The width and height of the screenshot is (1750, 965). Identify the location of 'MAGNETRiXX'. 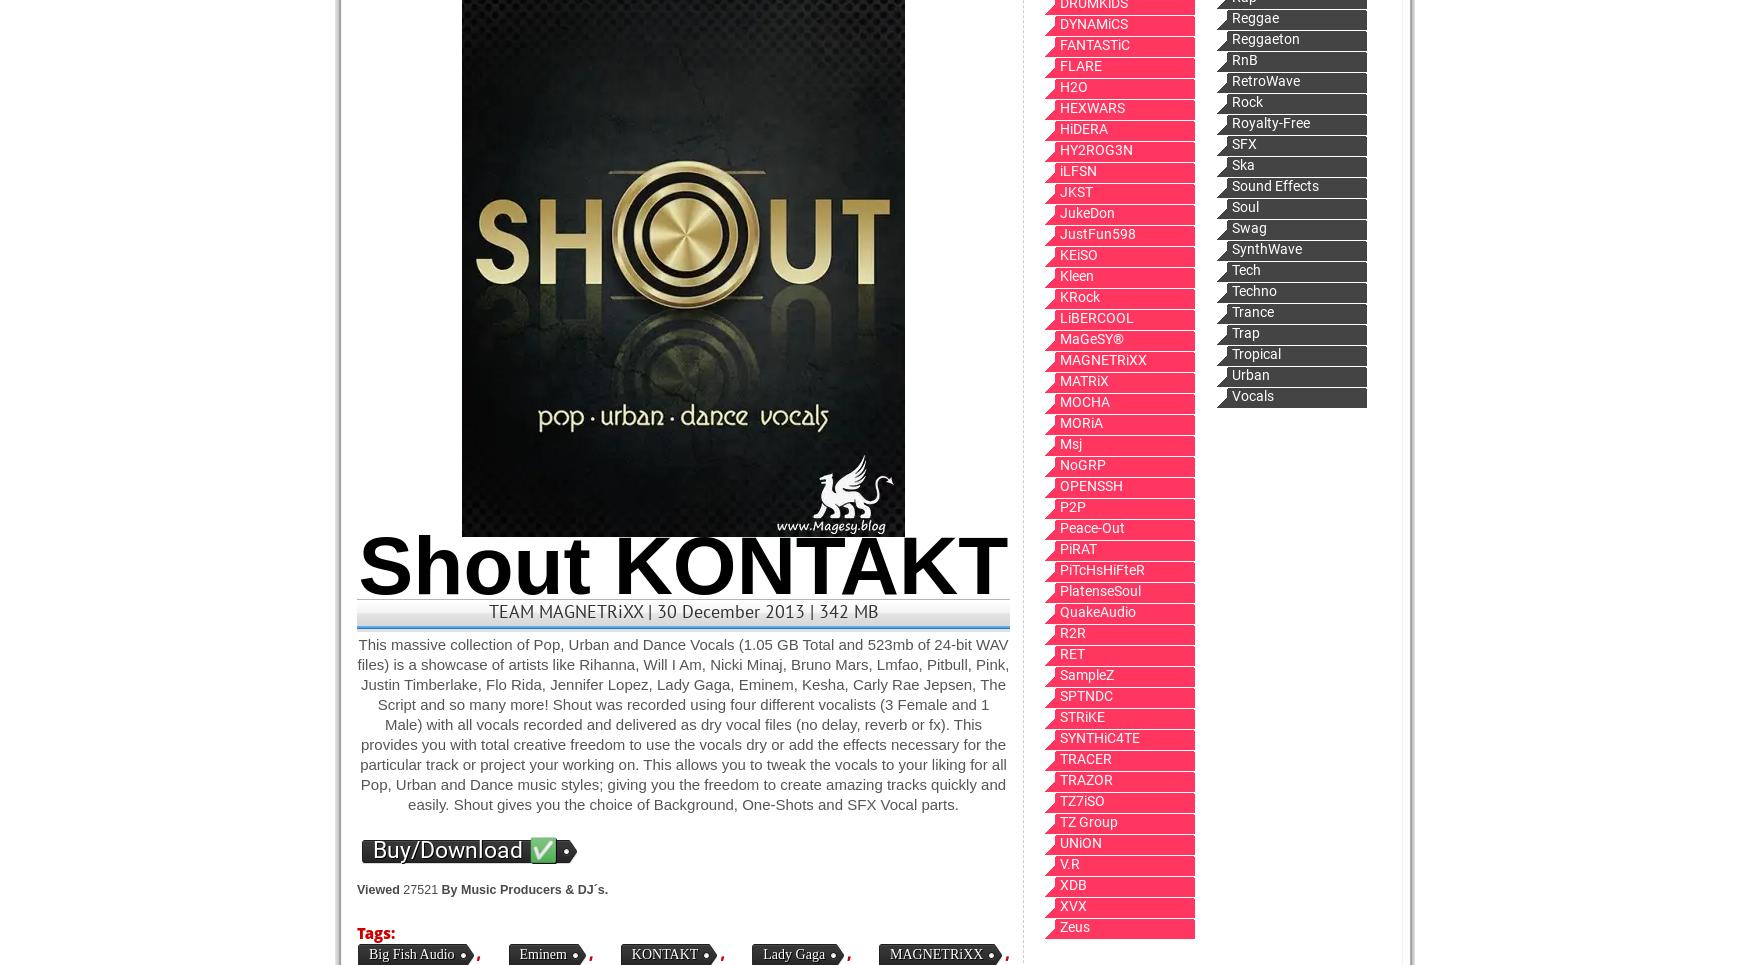
(935, 954).